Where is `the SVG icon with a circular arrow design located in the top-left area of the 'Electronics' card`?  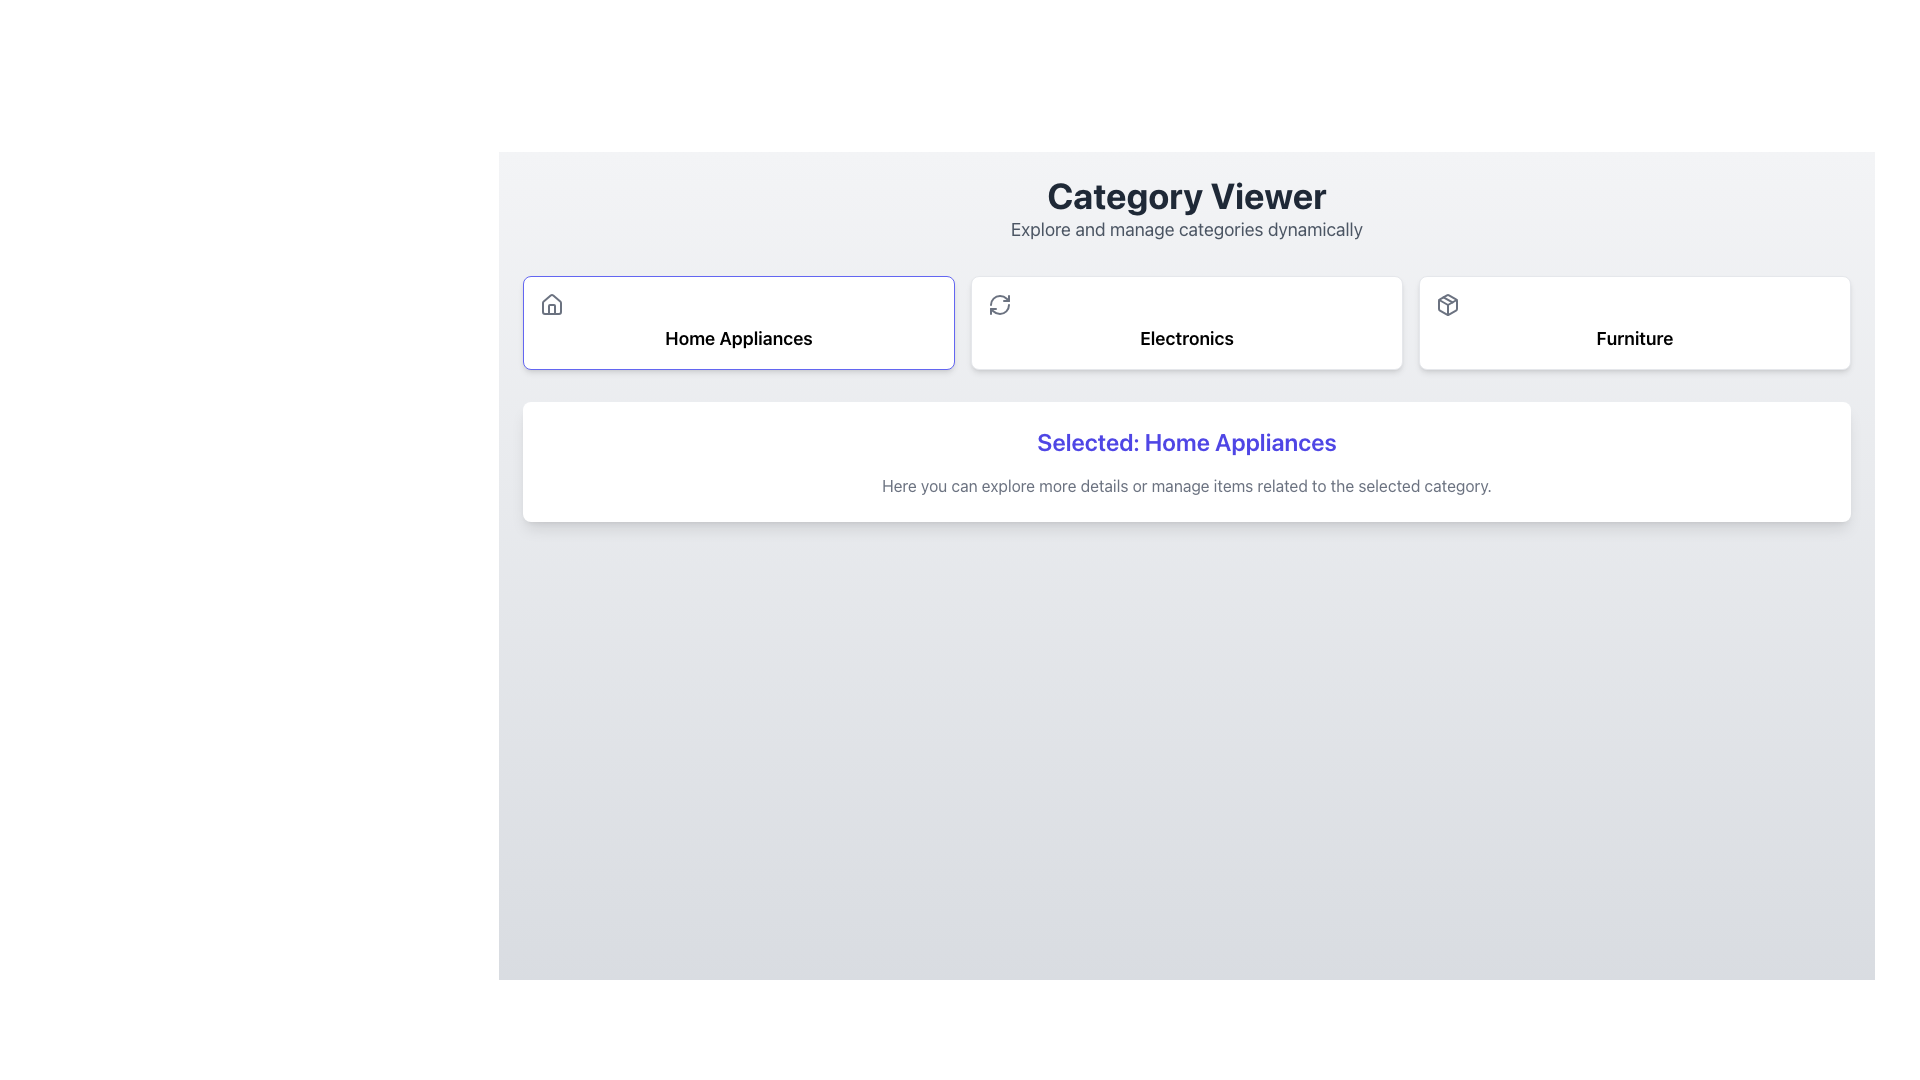
the SVG icon with a circular arrow design located in the top-left area of the 'Electronics' card is located at coordinates (999, 304).